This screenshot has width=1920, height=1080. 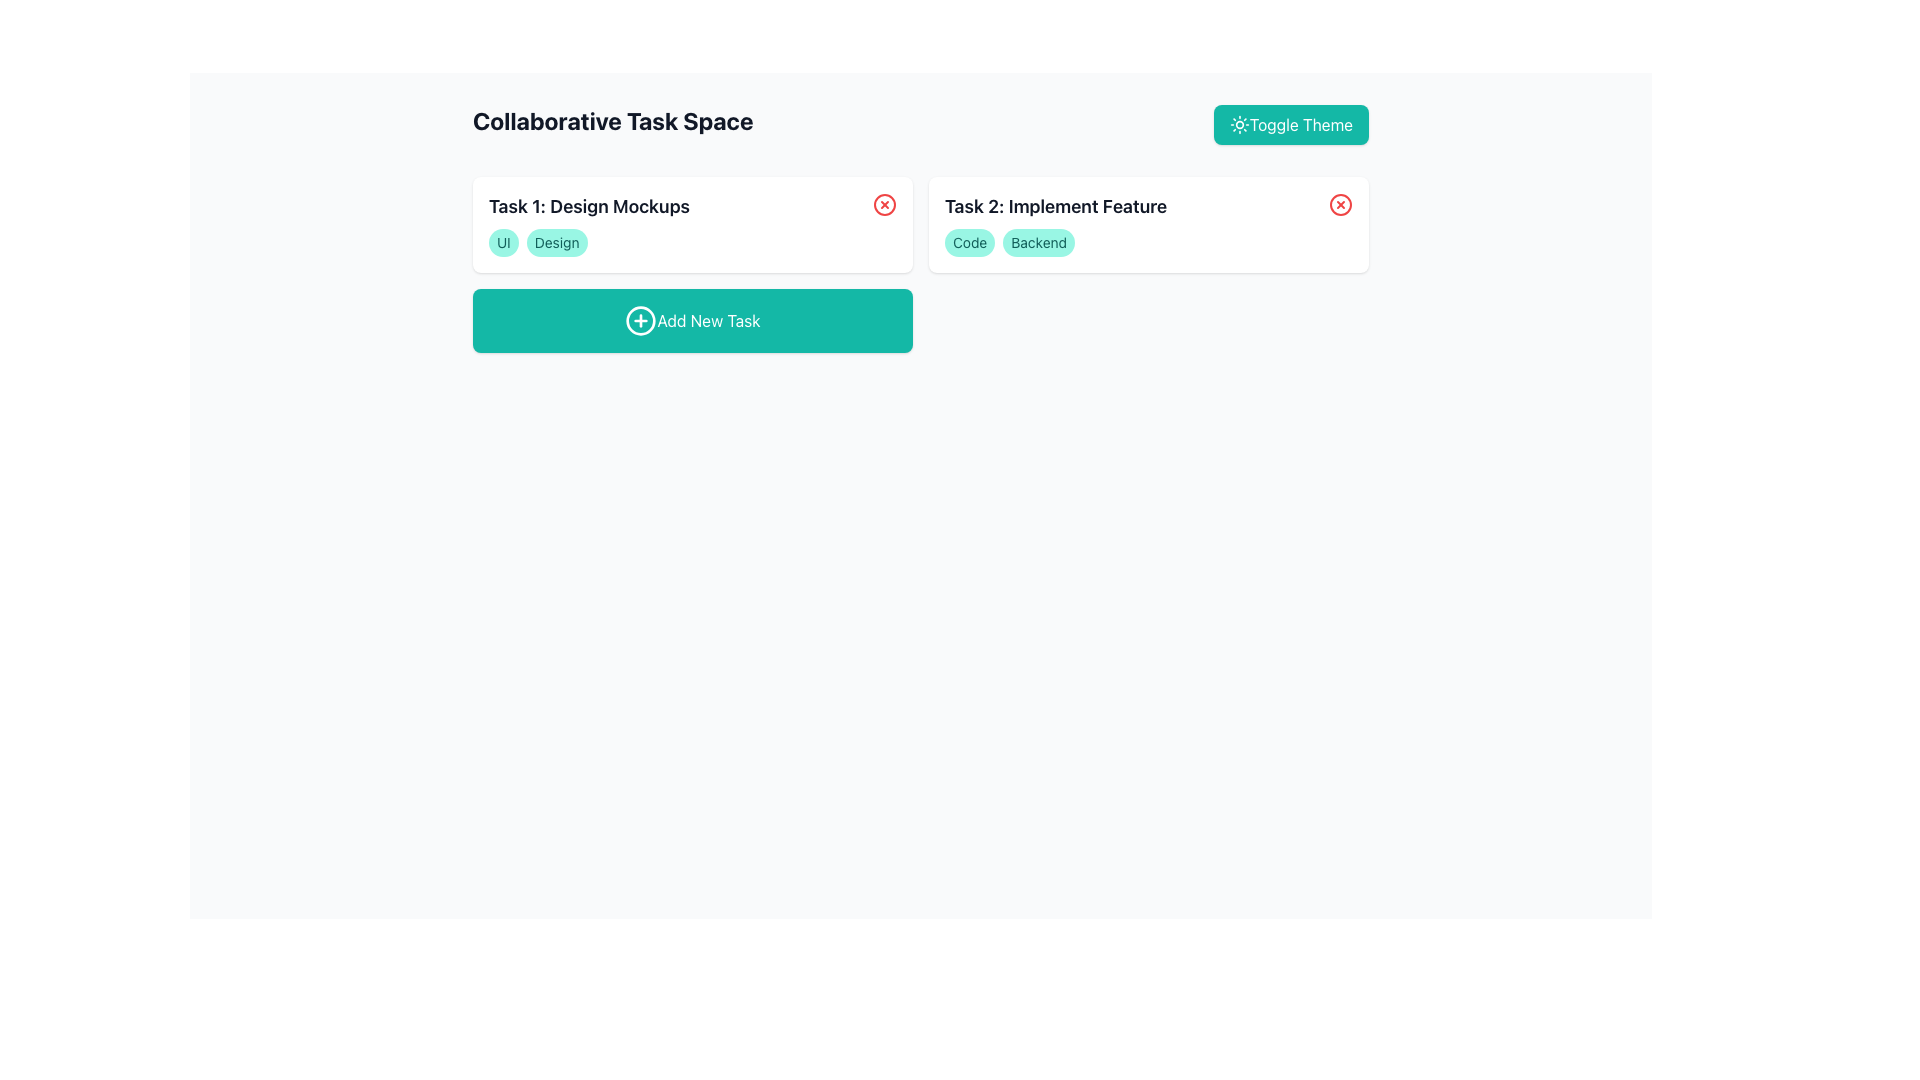 I want to click on the delete icon button located at the far-right end of the task card labeled 'Task 1: Design Mockups', so click(x=883, y=204).